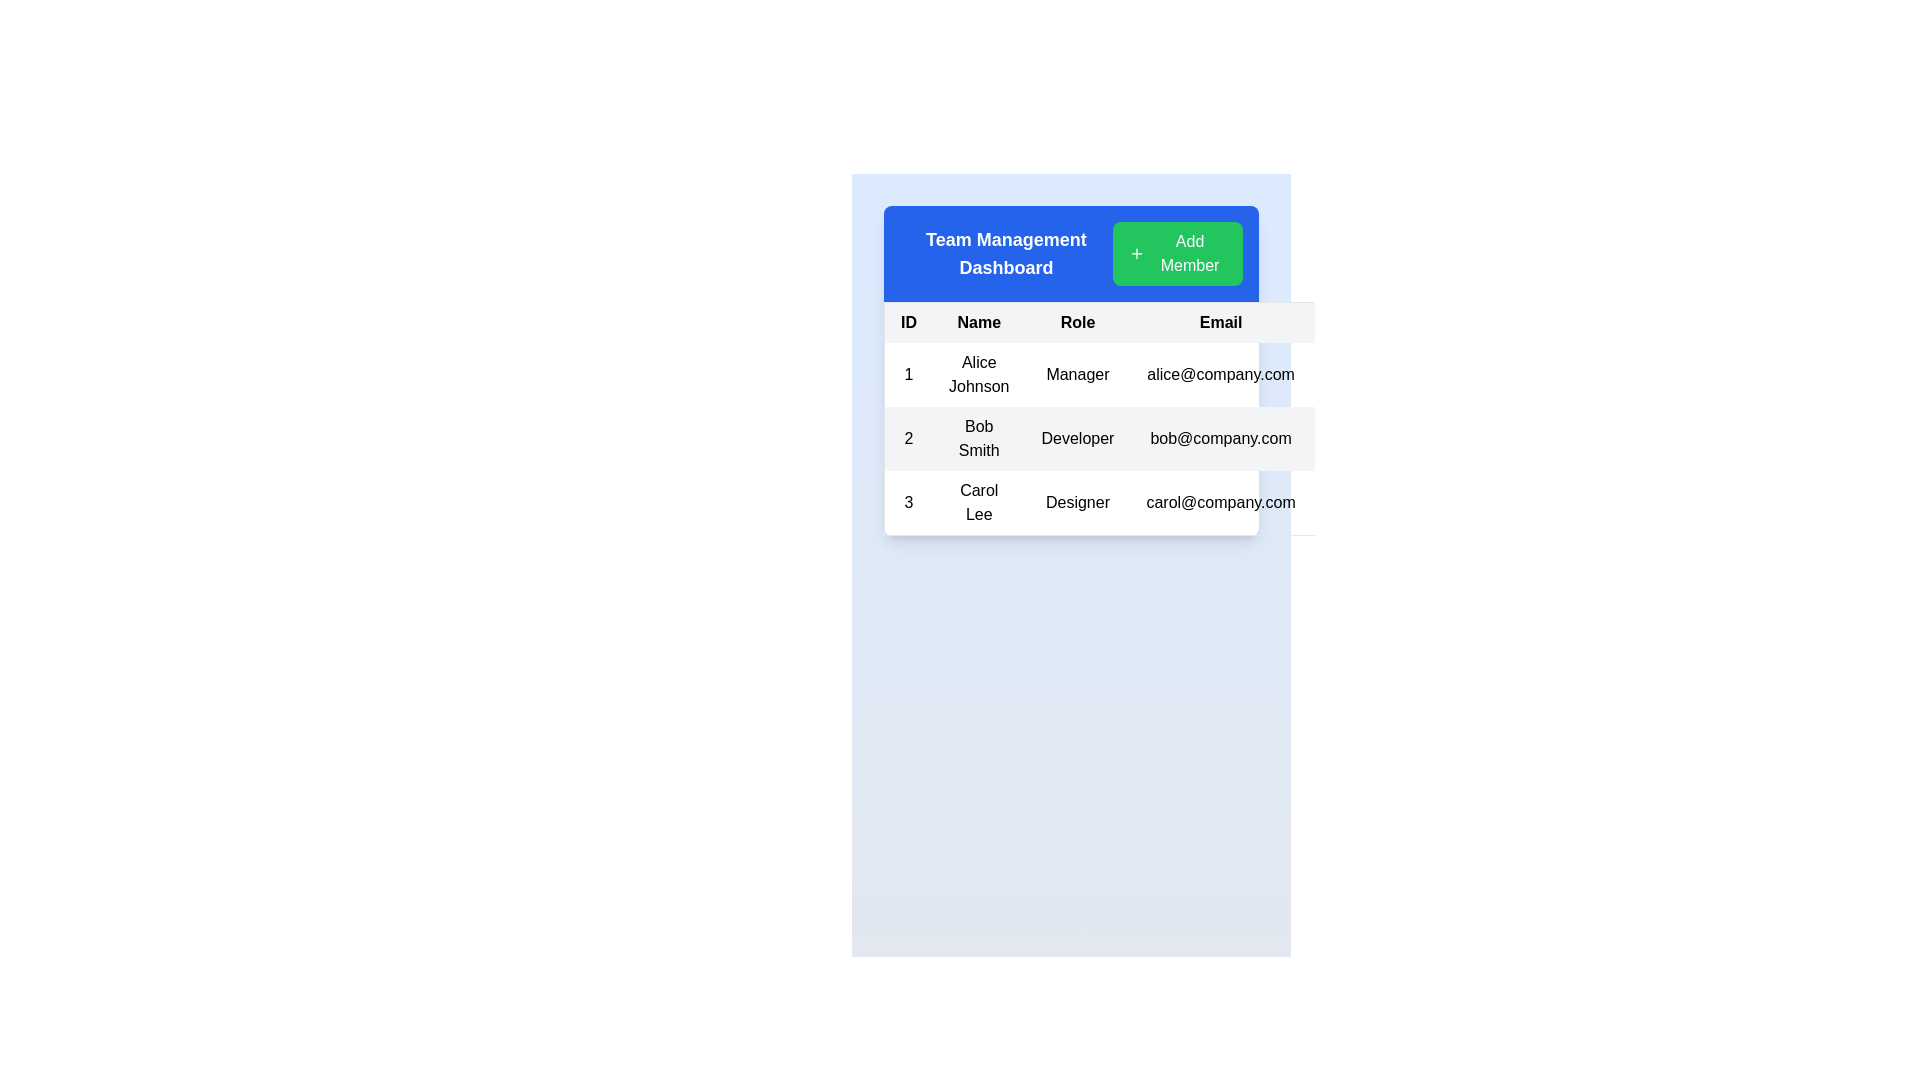  What do you see at coordinates (1192, 438) in the screenshot?
I see `the second row of the table in the team management dashboard` at bounding box center [1192, 438].